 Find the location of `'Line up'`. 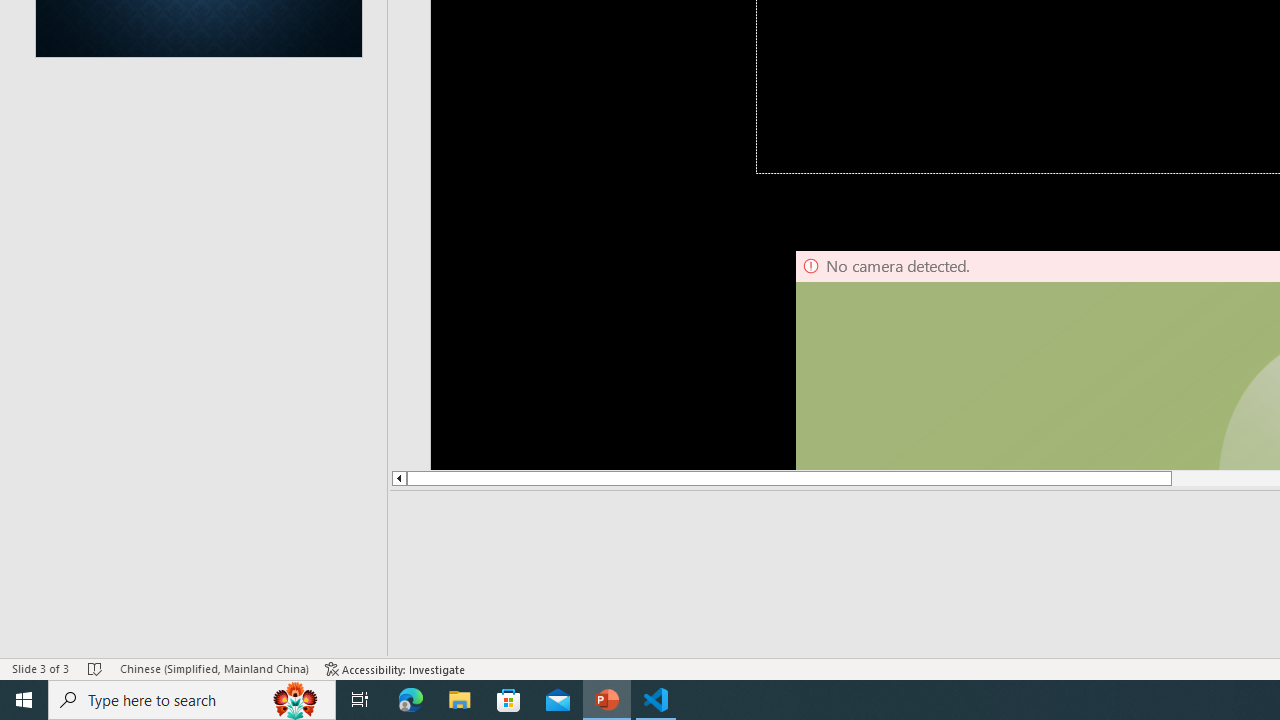

'Line up' is located at coordinates (398, 478).